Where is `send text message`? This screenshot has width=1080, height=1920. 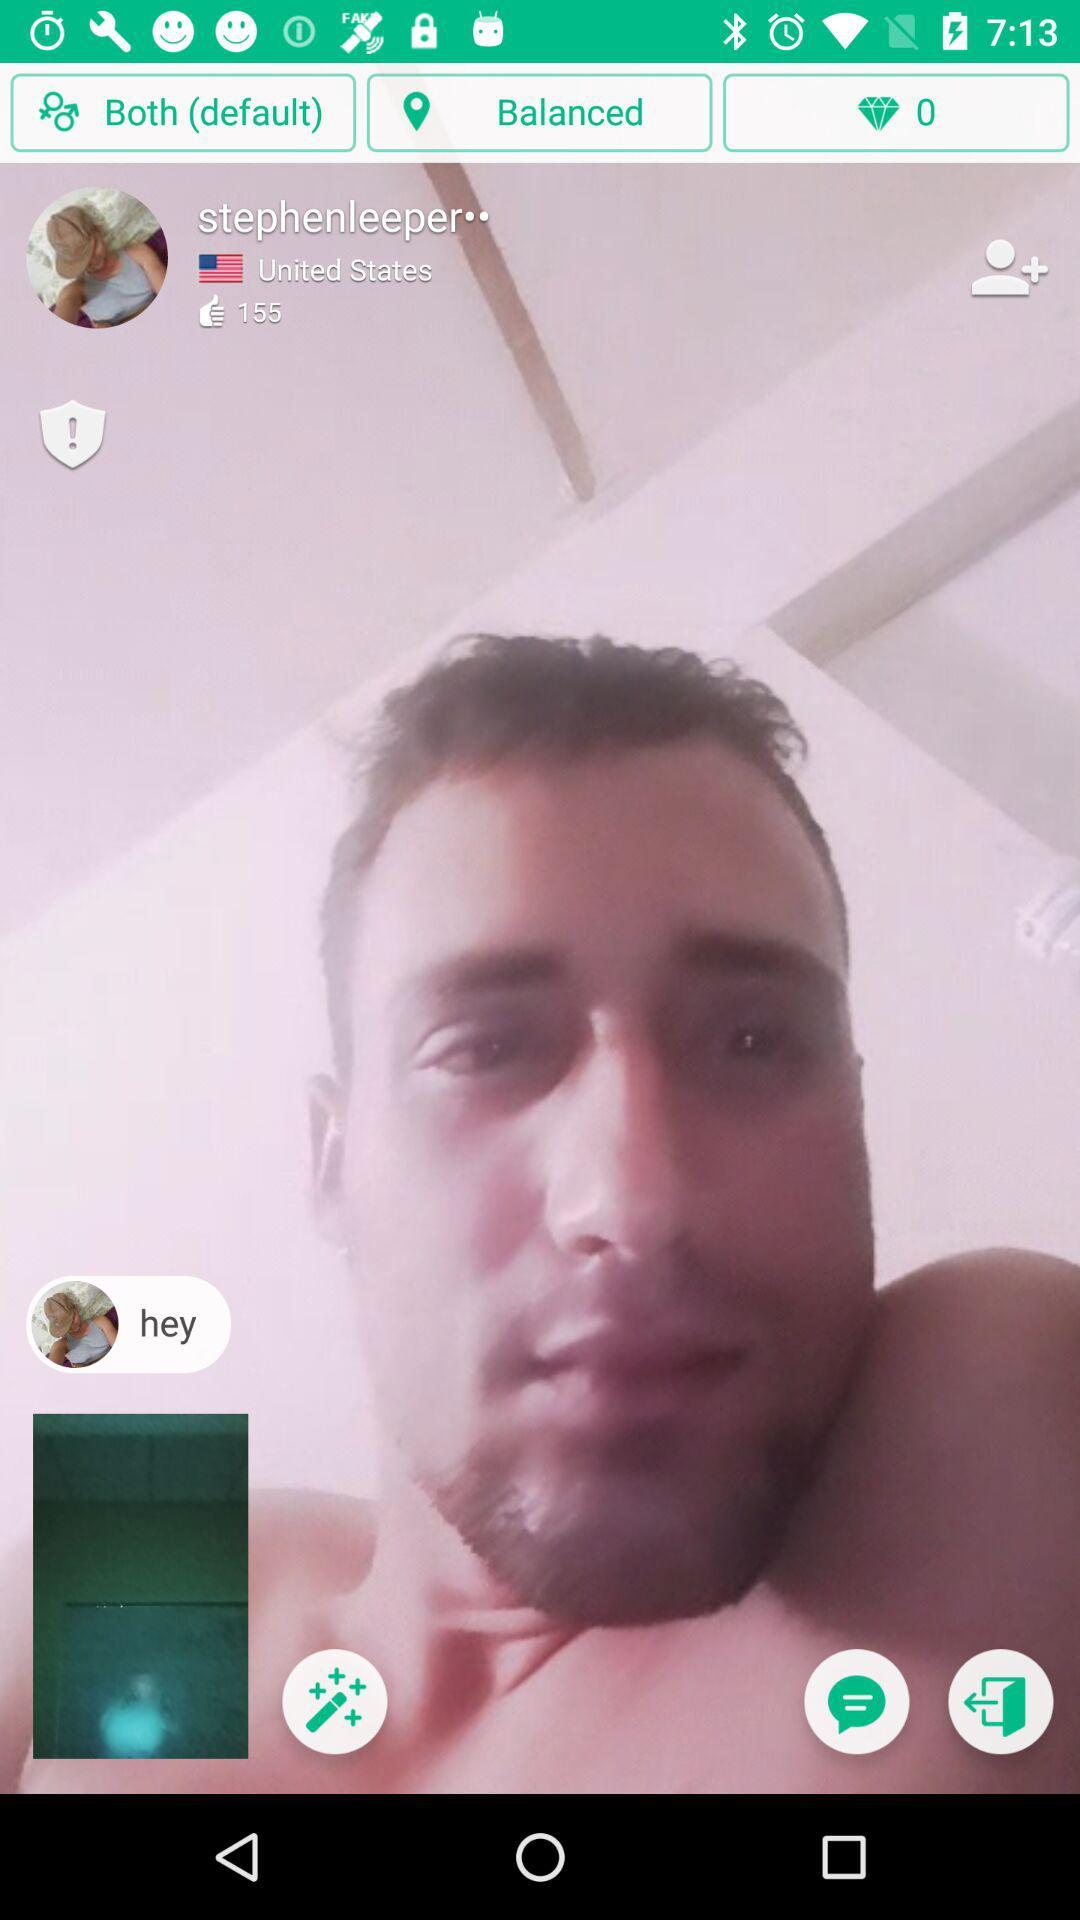
send text message is located at coordinates (855, 1713).